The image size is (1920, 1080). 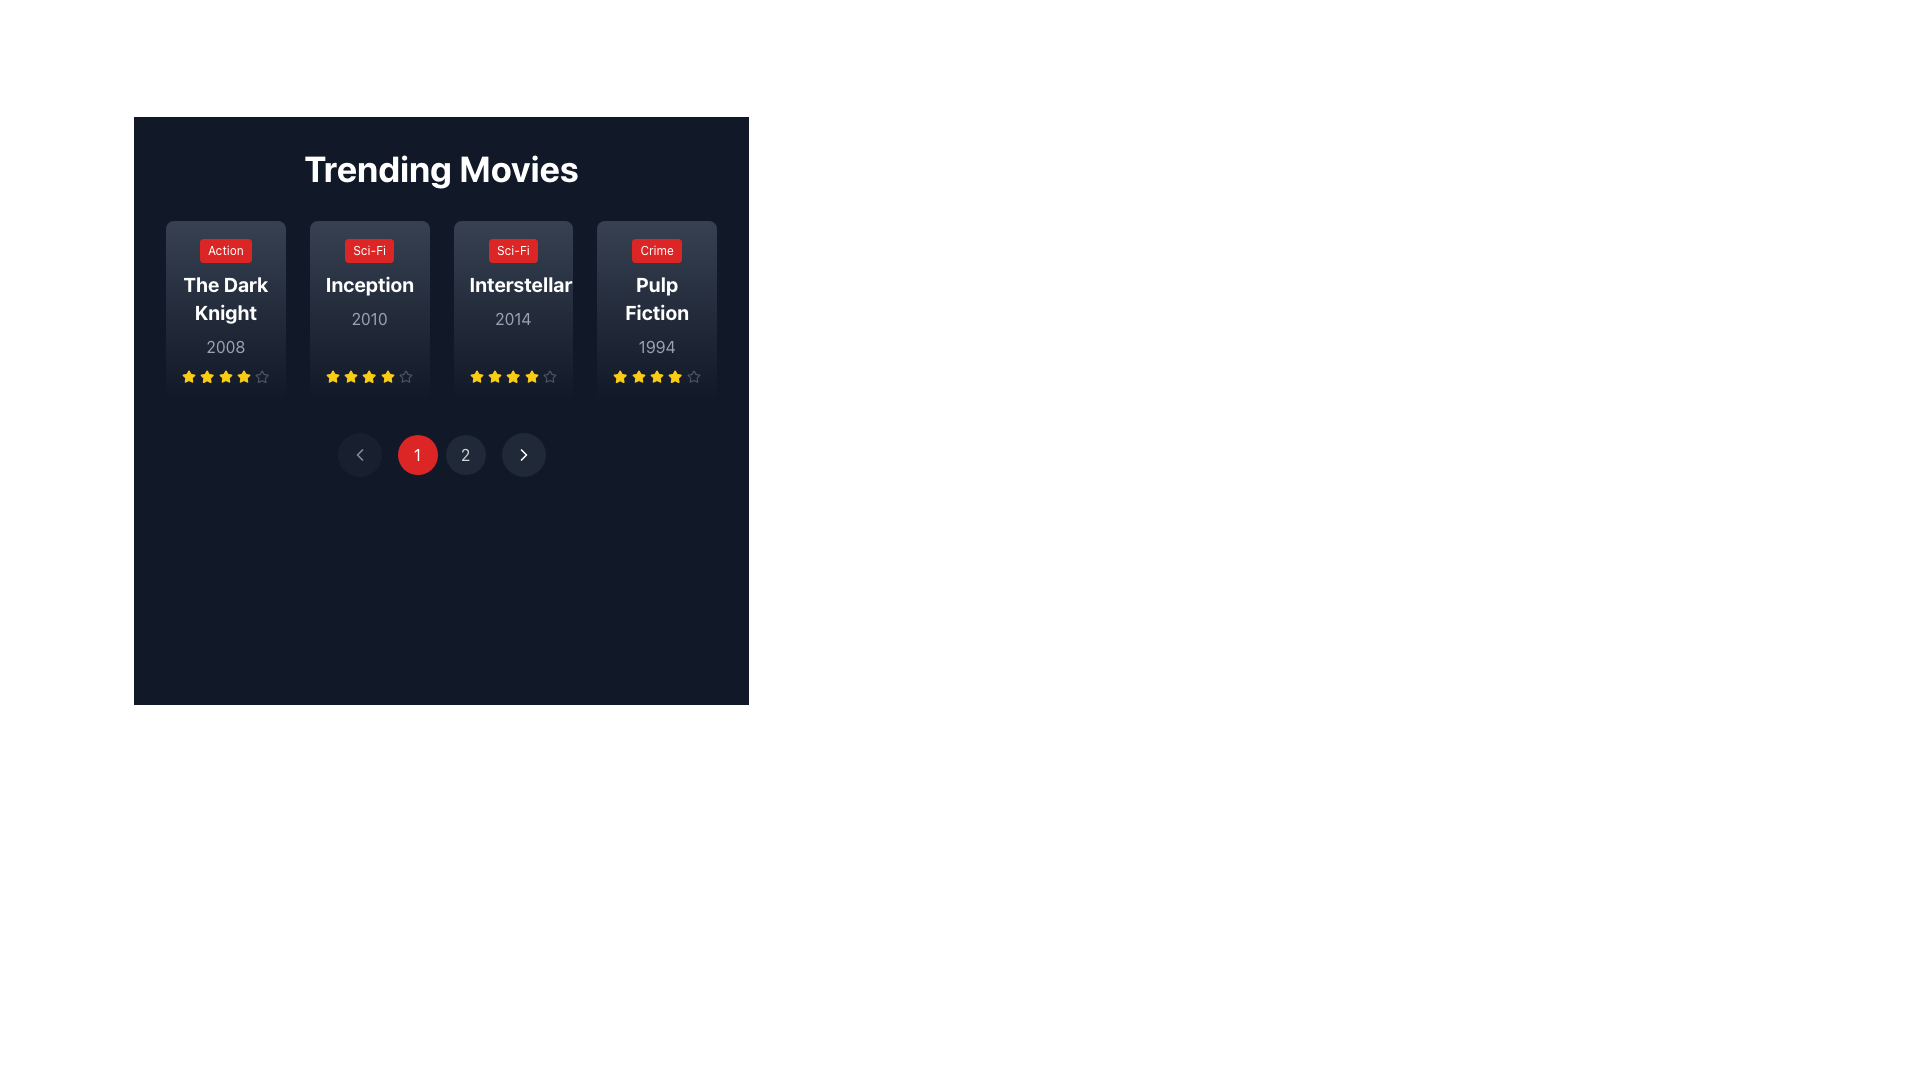 What do you see at coordinates (369, 376) in the screenshot?
I see `the fourth yellow star icon in the rating system below the movie title 'Inception'` at bounding box center [369, 376].